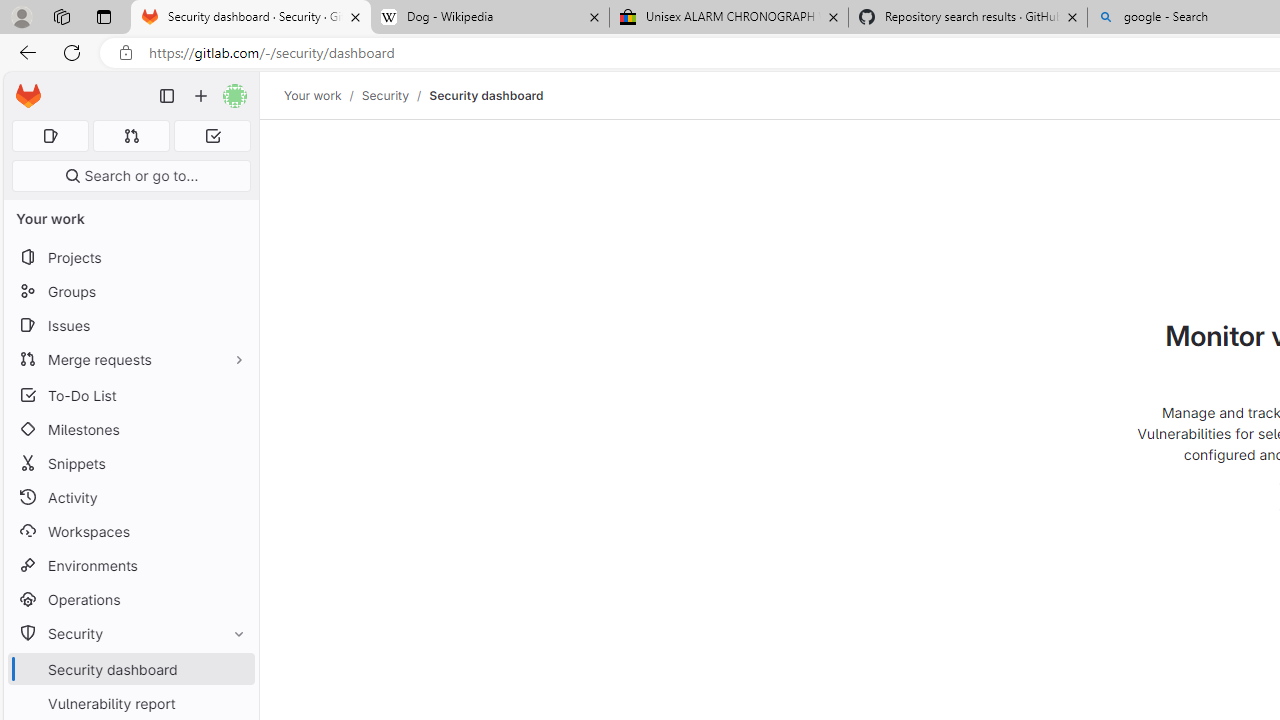 The width and height of the screenshot is (1280, 720). I want to click on 'Assigned issues 0', so click(50, 135).